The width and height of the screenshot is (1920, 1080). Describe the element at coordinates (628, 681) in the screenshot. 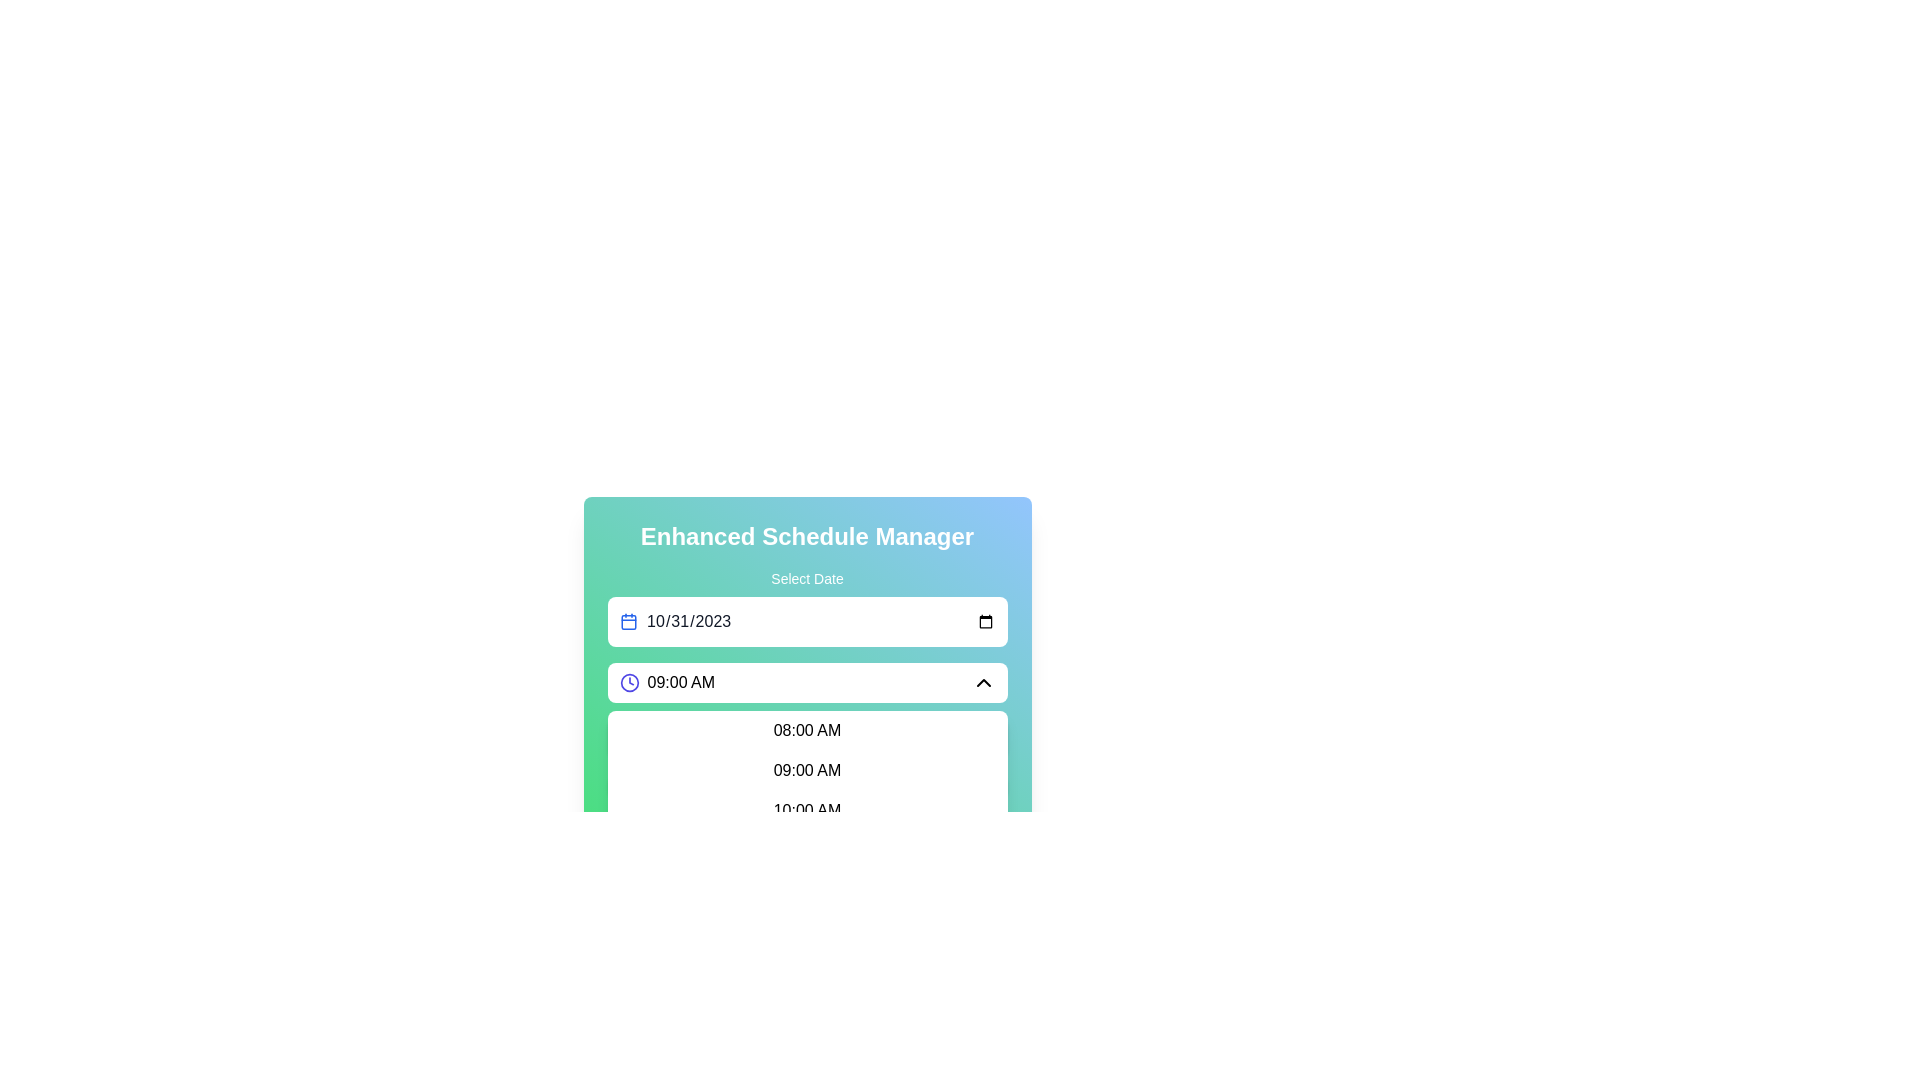

I see `the circular graphic within the clock icon, which is part of the time selection functionality on the scheduler interface` at that location.